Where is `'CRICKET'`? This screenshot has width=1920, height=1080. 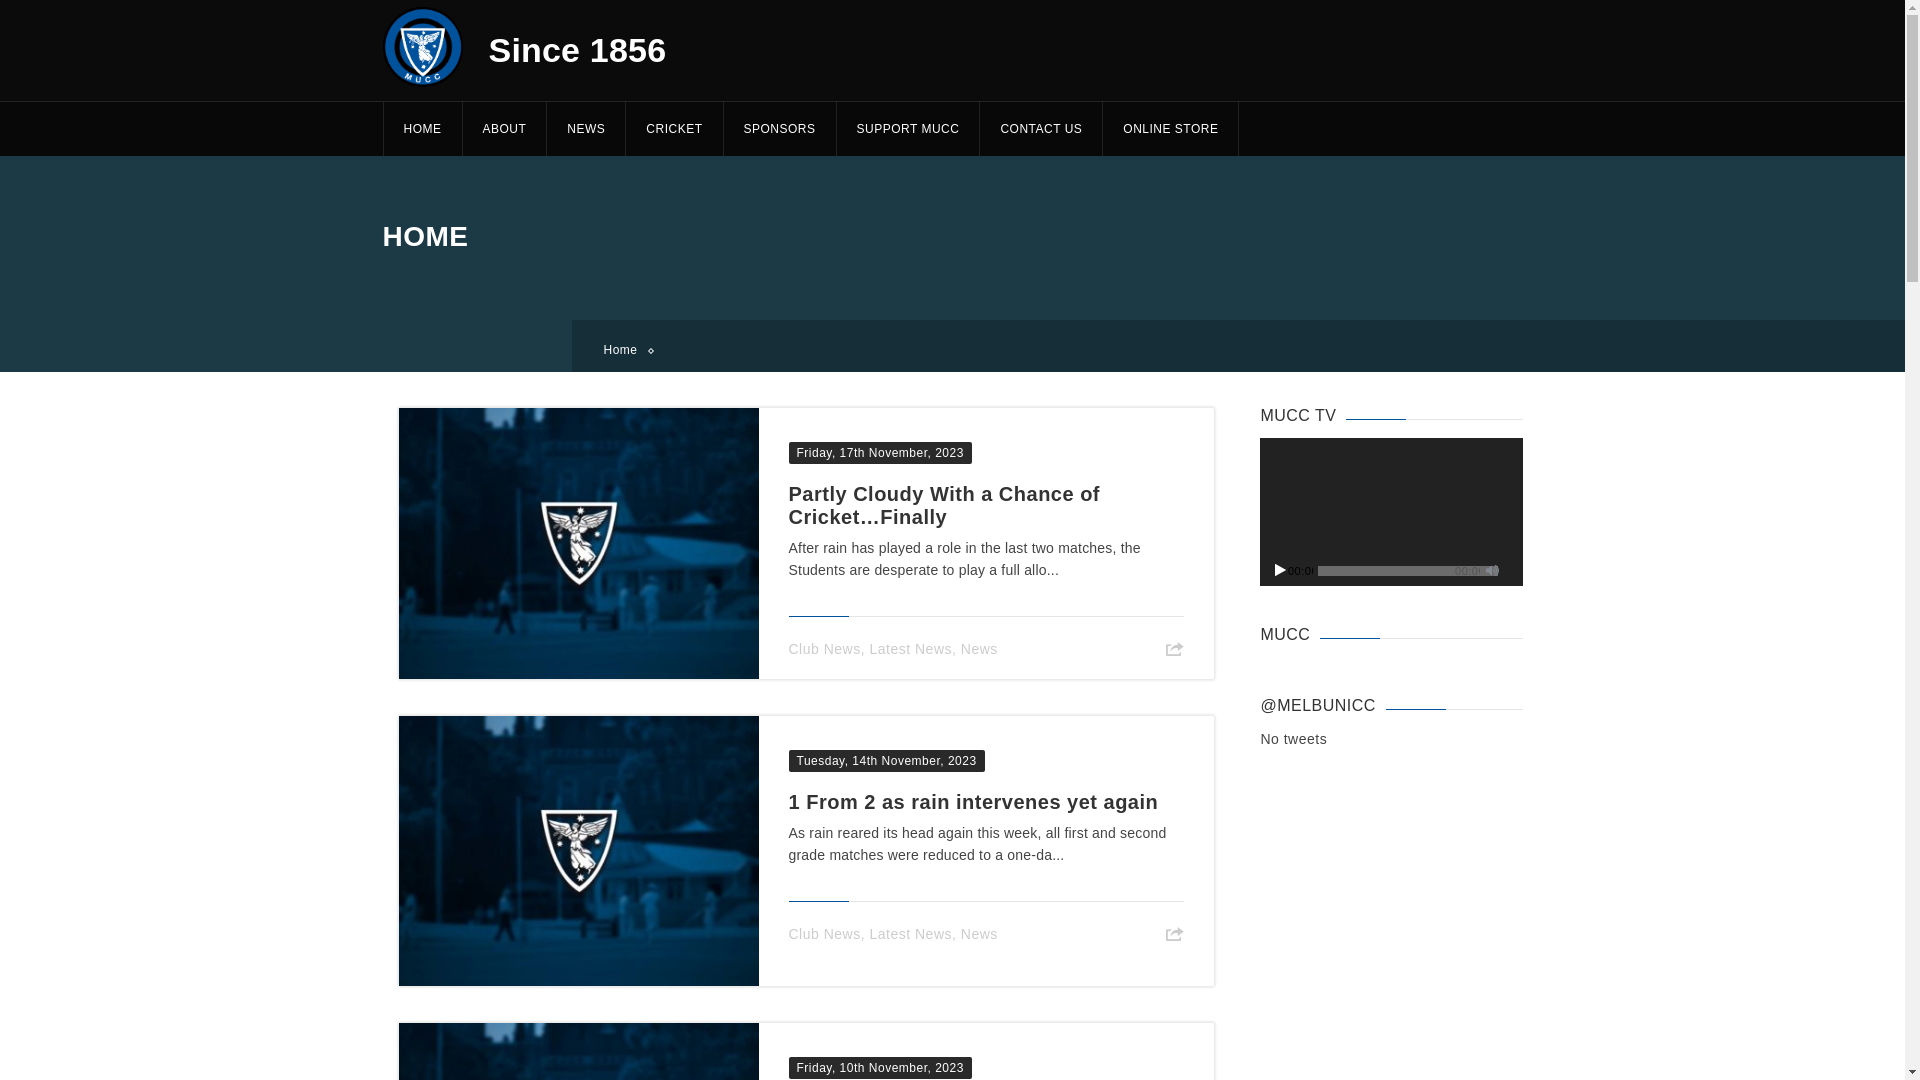
'CRICKET' is located at coordinates (673, 128).